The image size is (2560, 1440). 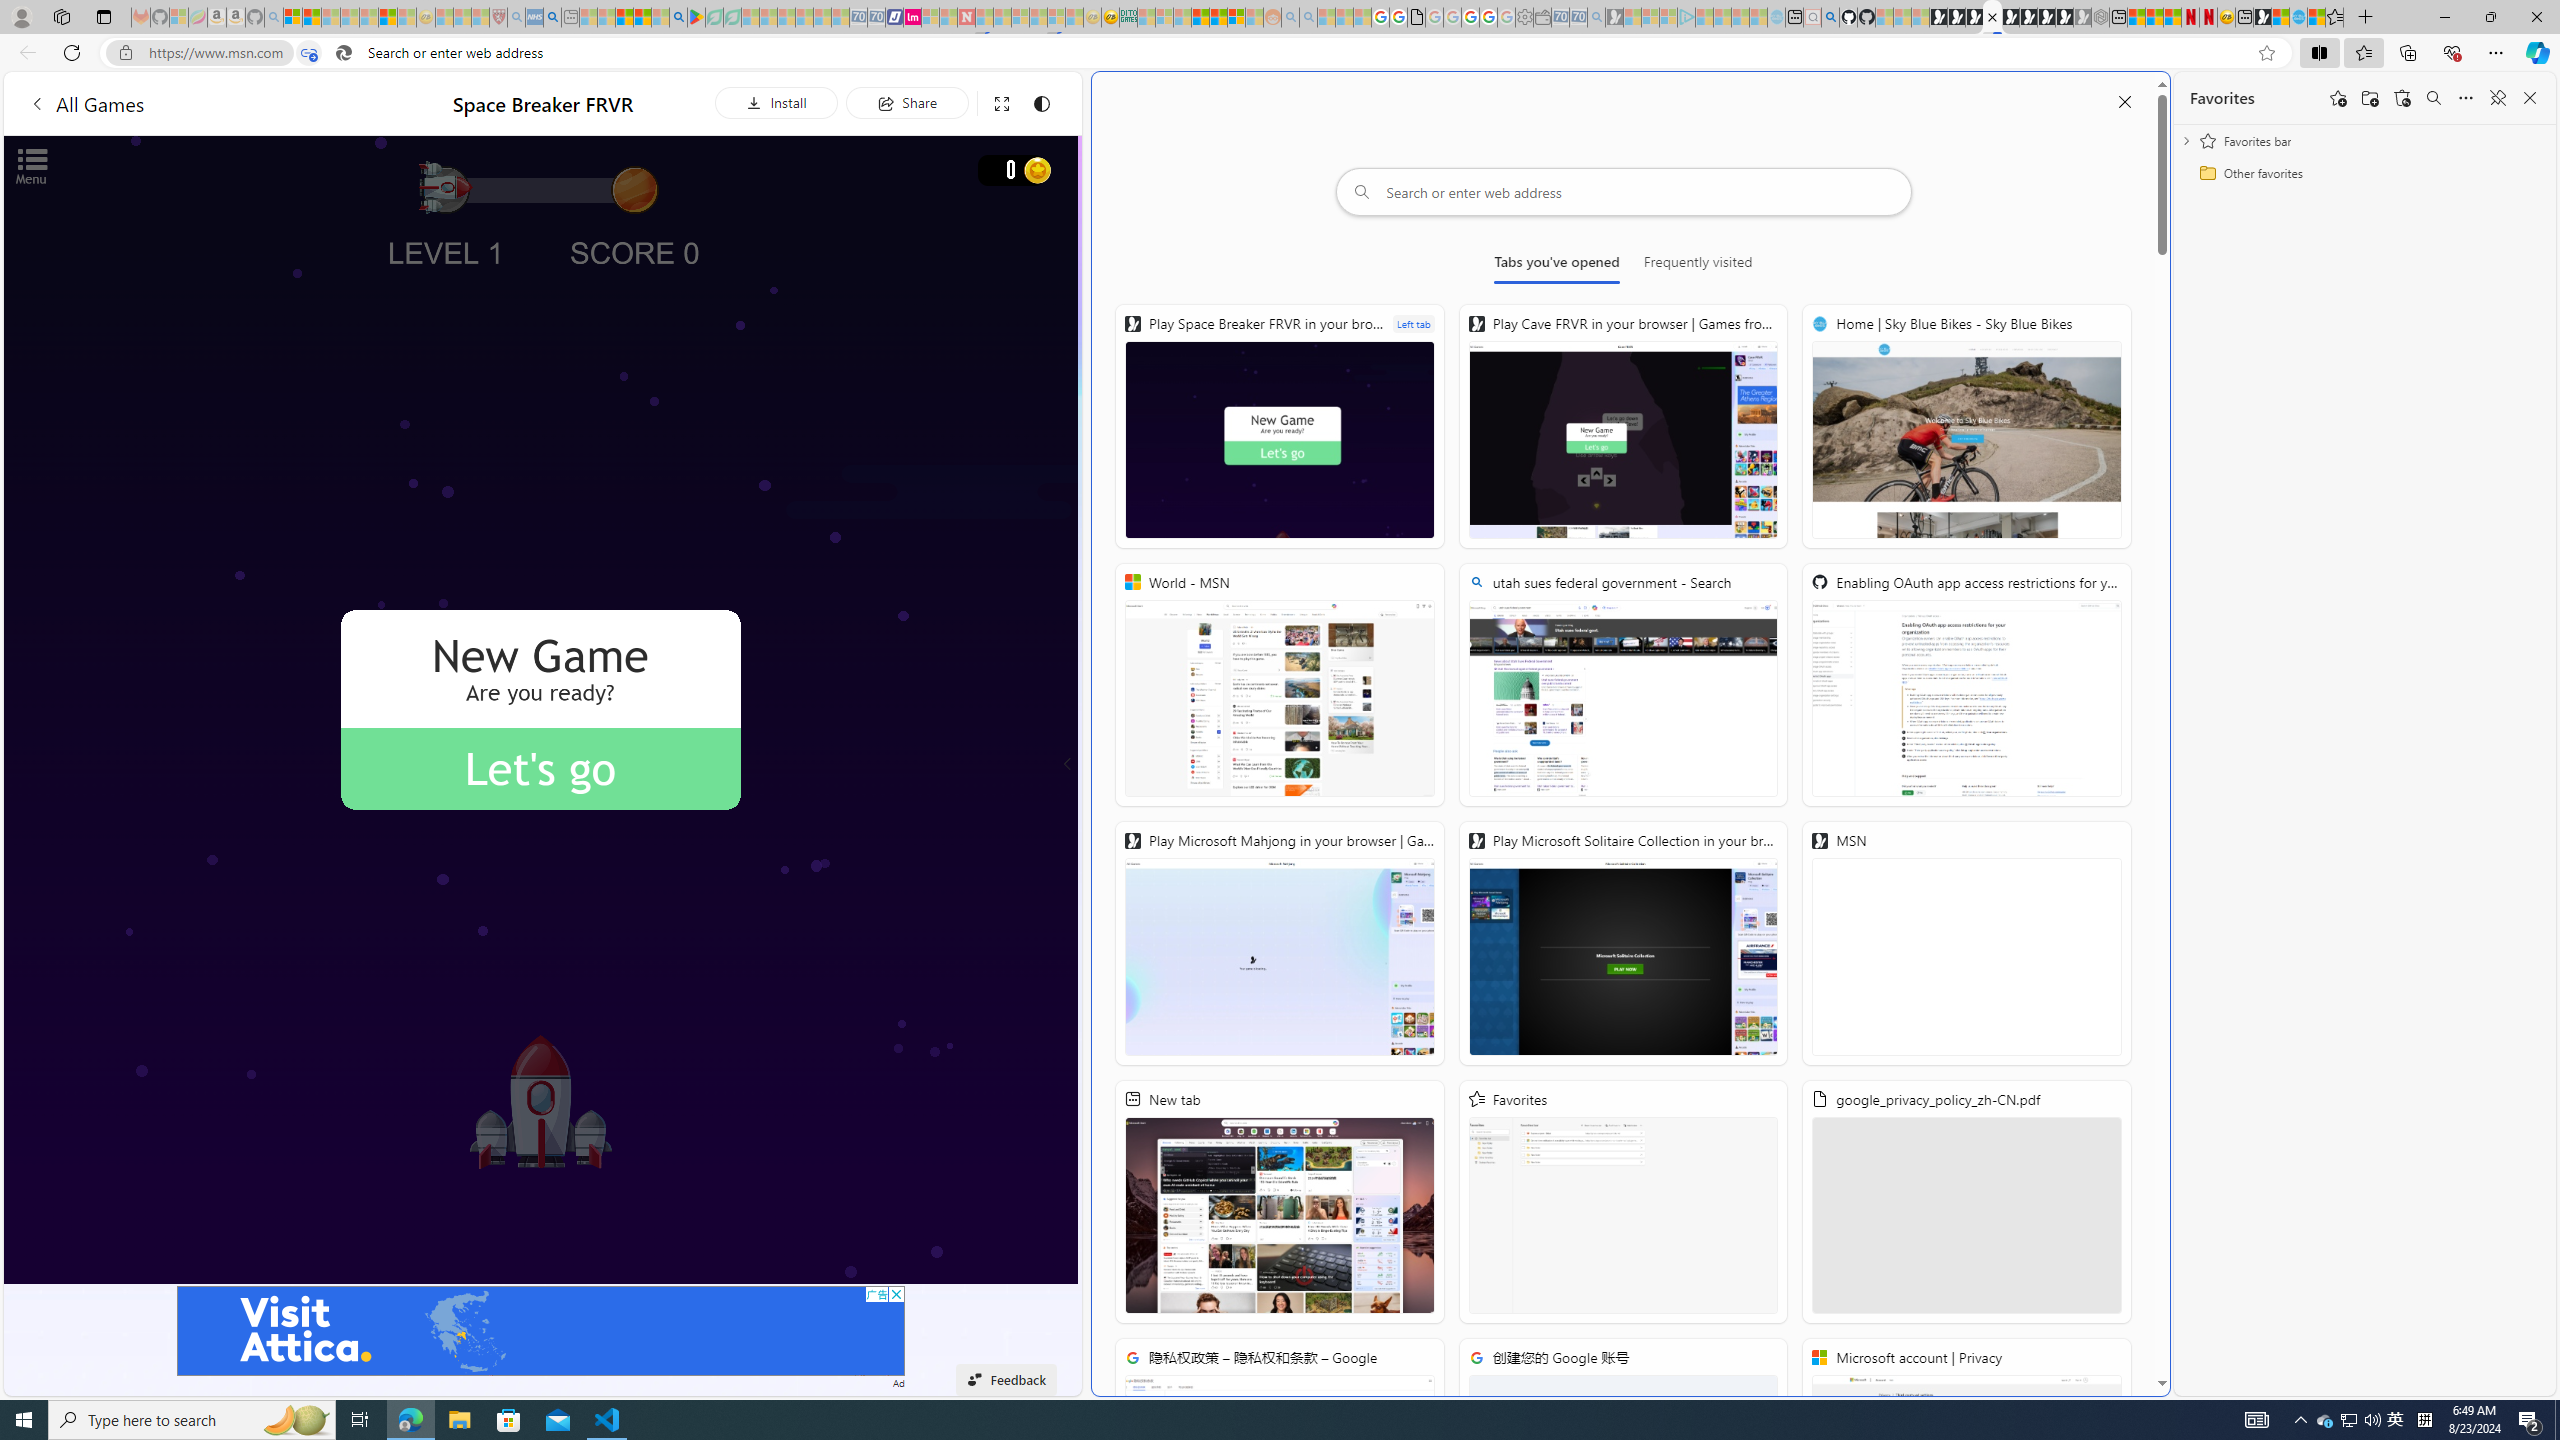 What do you see at coordinates (1199, 16) in the screenshot?
I see `'Expert Portfolios'` at bounding box center [1199, 16].